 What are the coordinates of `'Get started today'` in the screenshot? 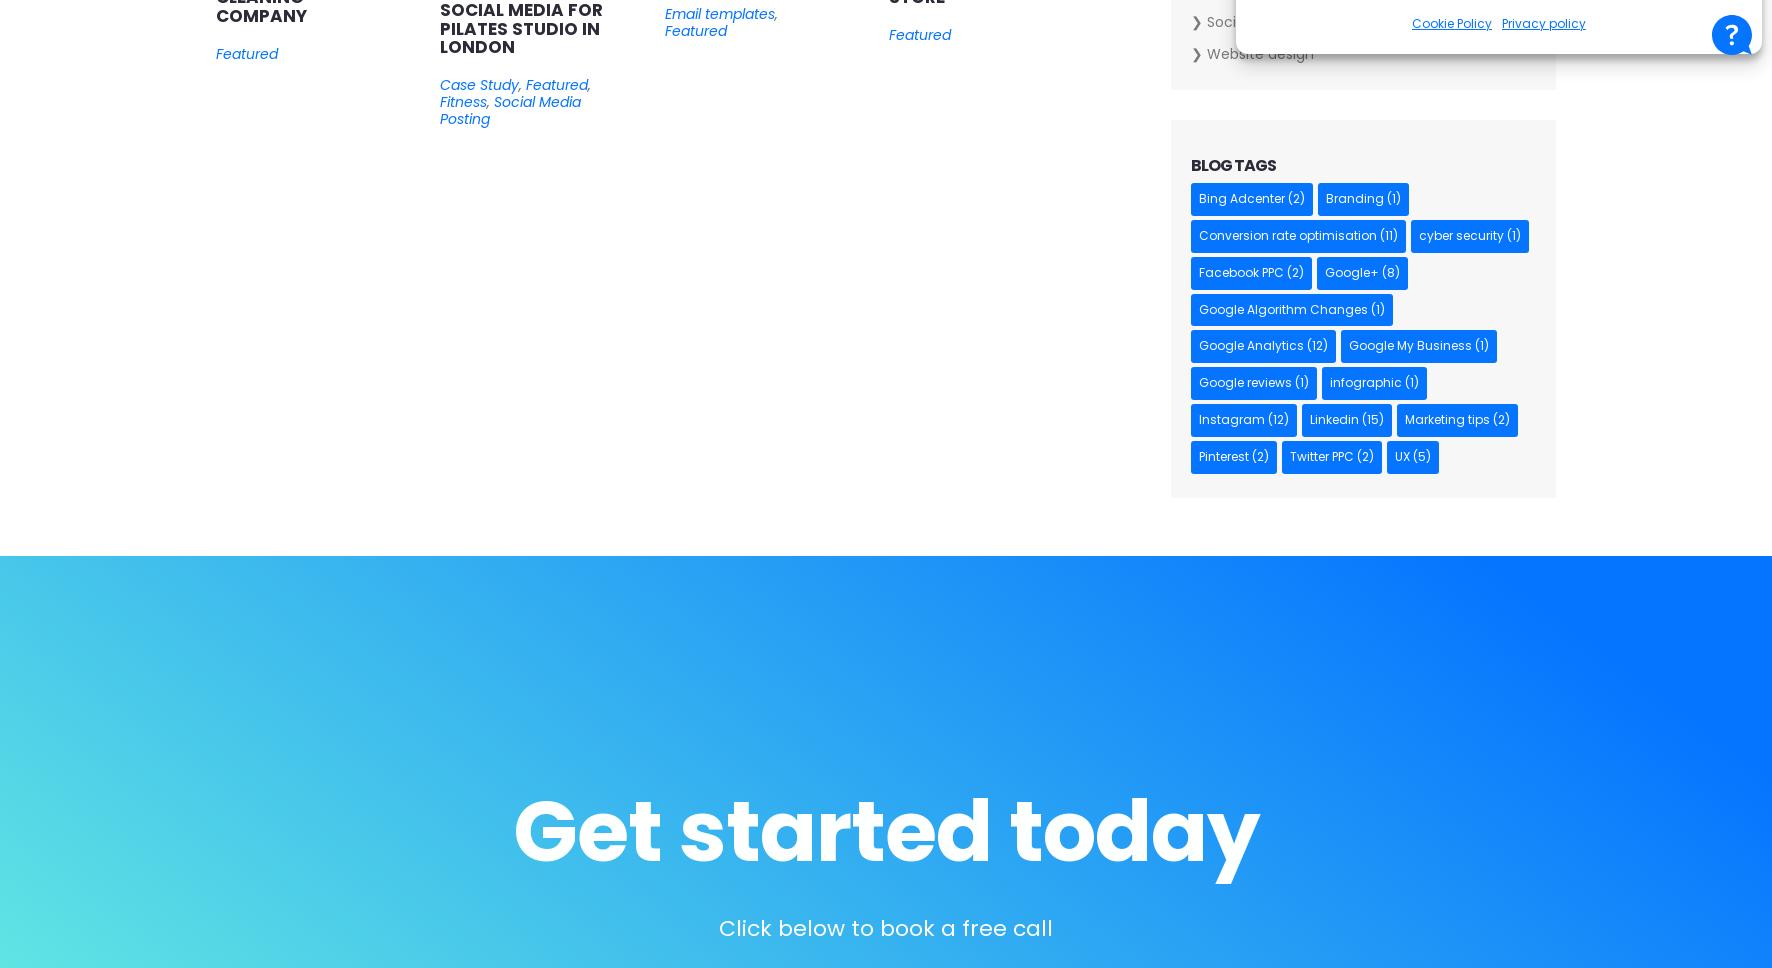 It's located at (510, 831).